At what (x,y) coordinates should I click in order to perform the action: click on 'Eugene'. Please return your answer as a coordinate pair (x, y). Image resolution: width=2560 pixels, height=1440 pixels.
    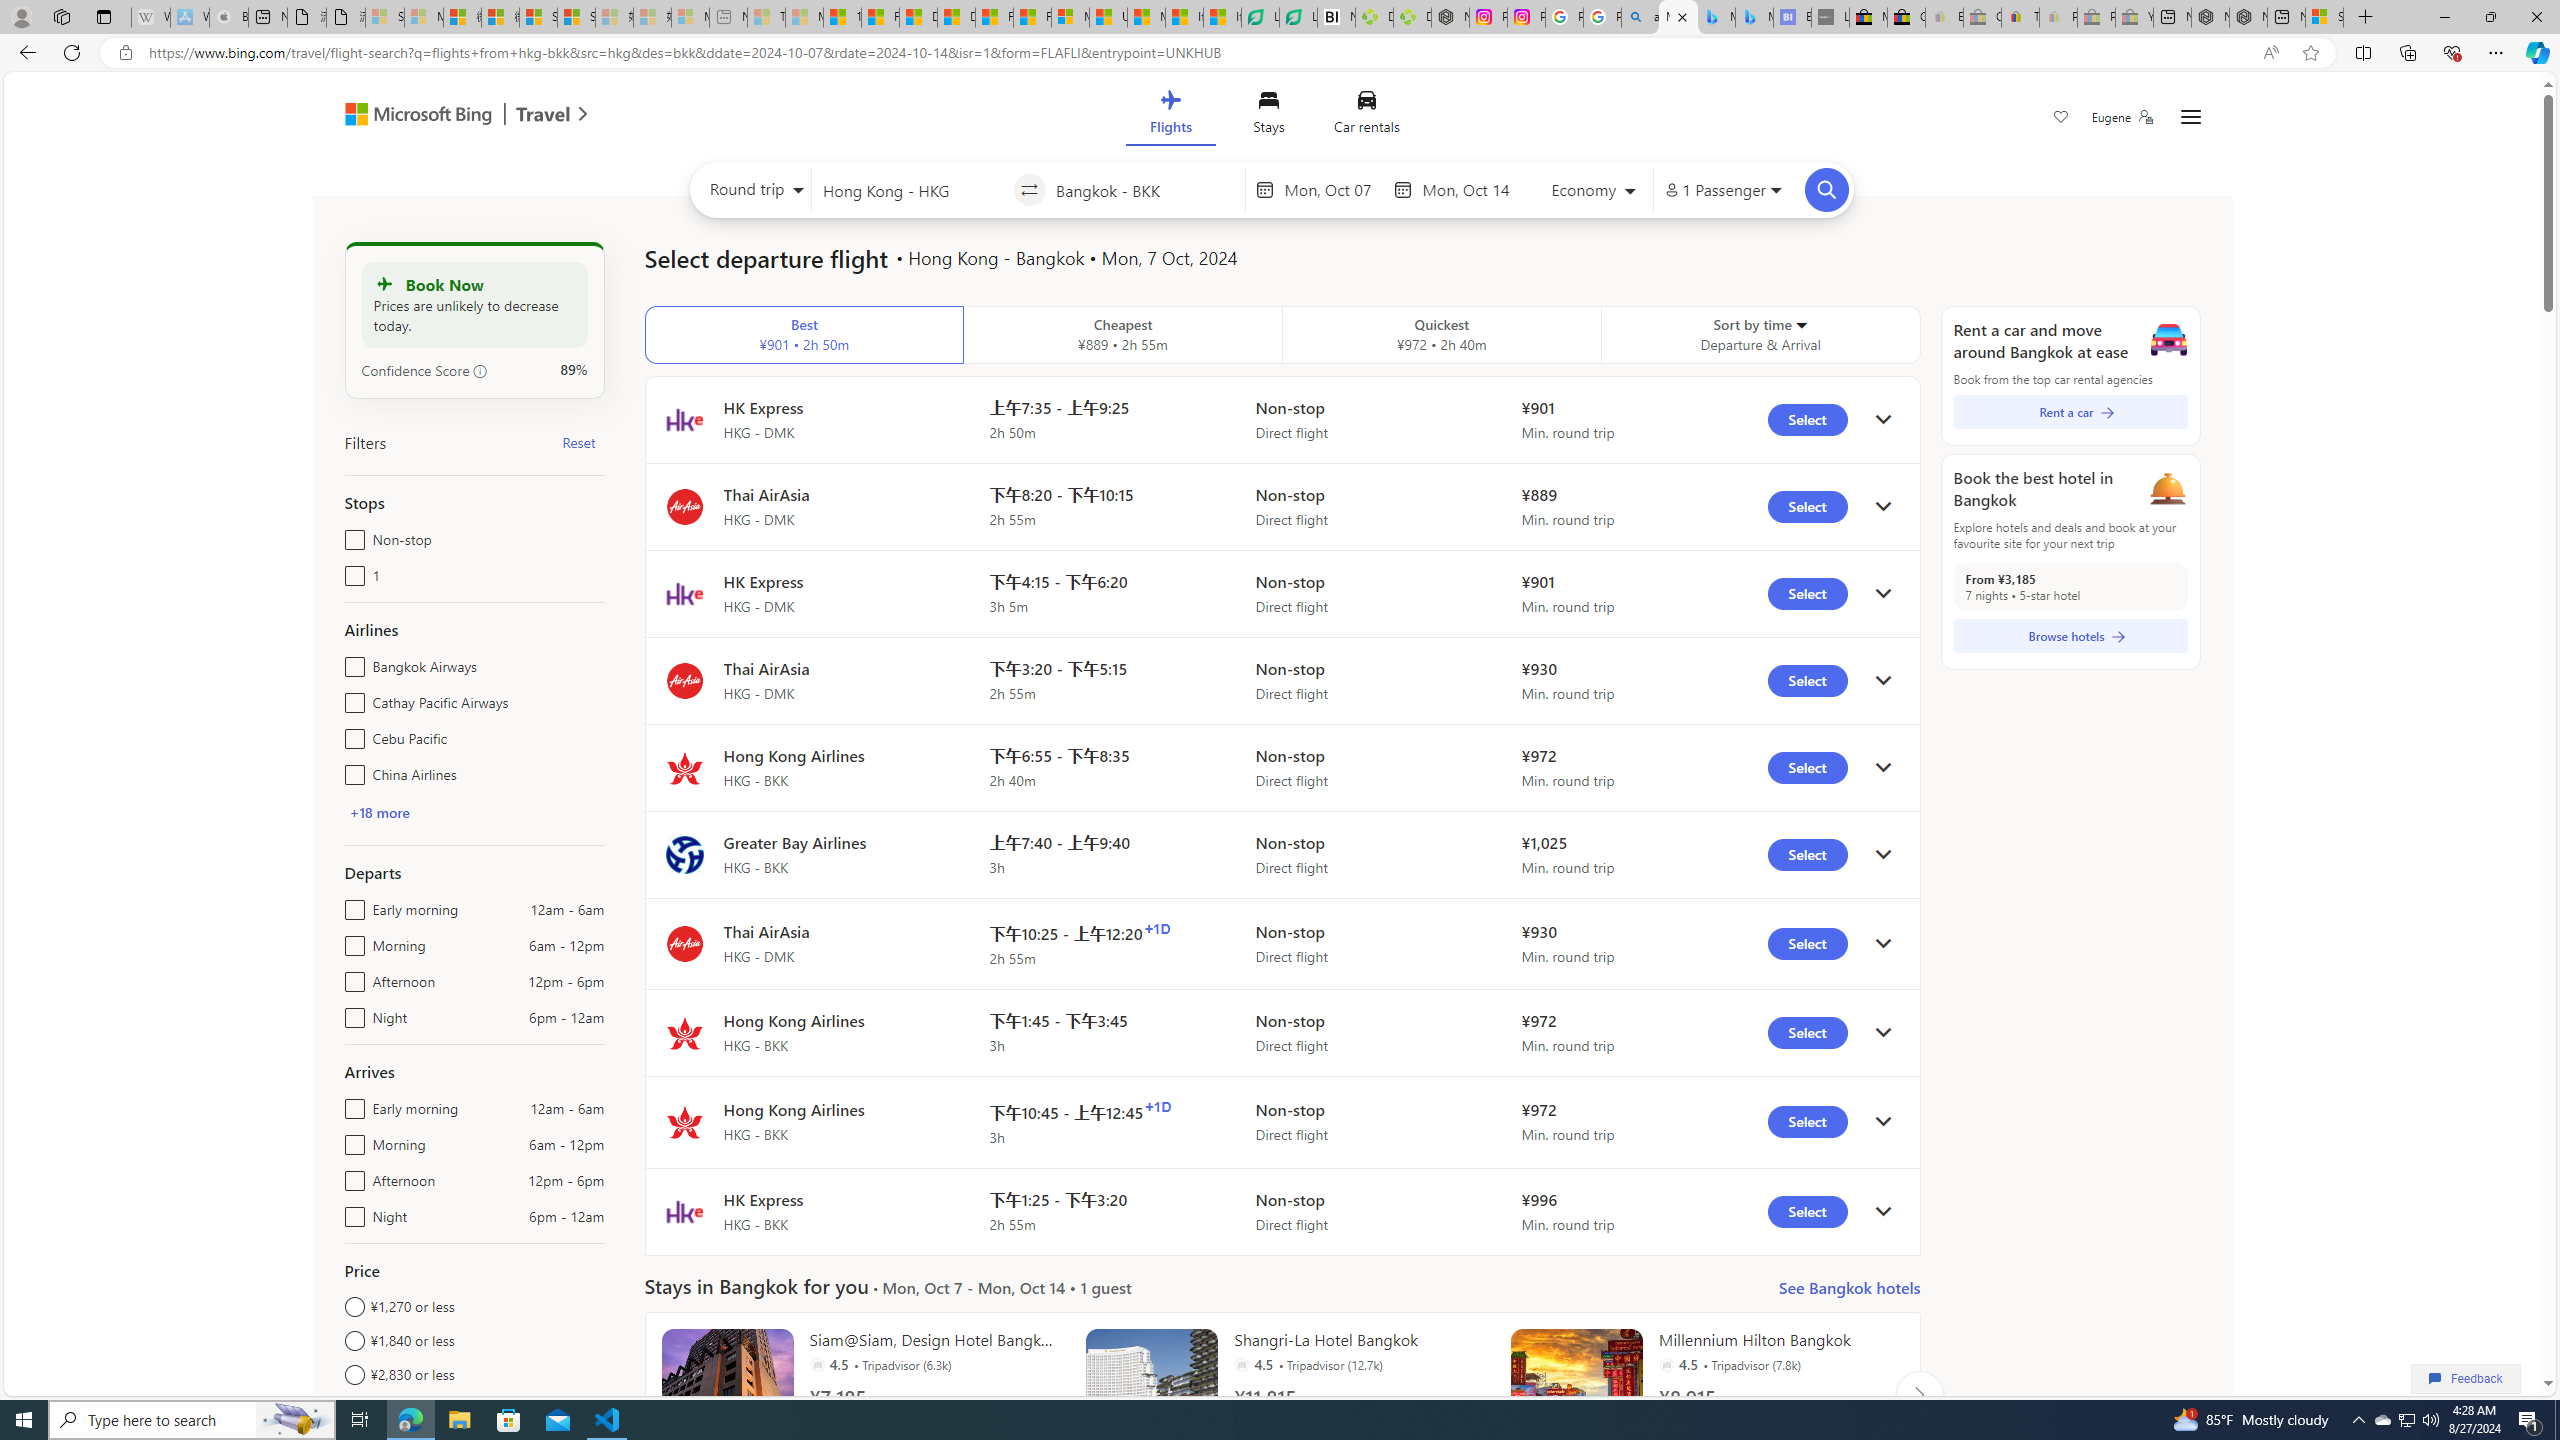
    Looking at the image, I should click on (2121, 116).